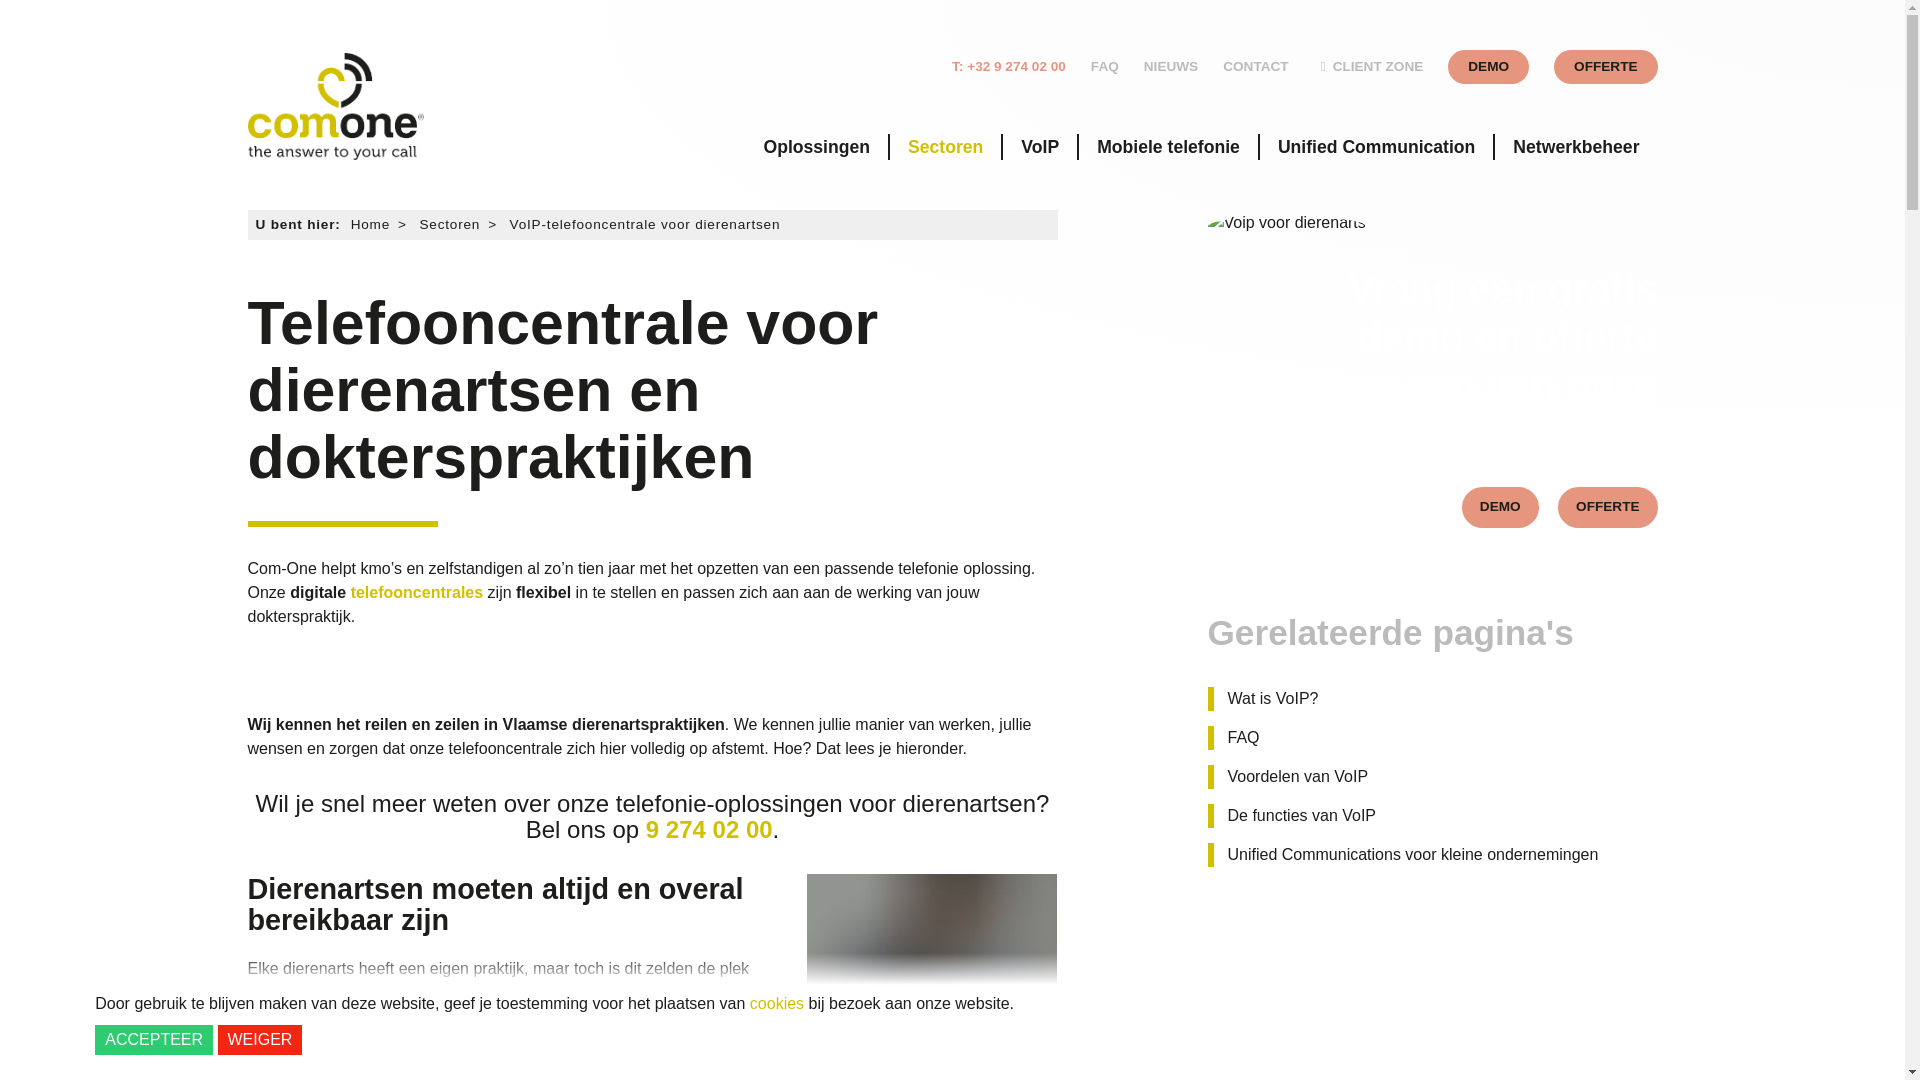  What do you see at coordinates (416, 592) in the screenshot?
I see `'telefooncentrales'` at bounding box center [416, 592].